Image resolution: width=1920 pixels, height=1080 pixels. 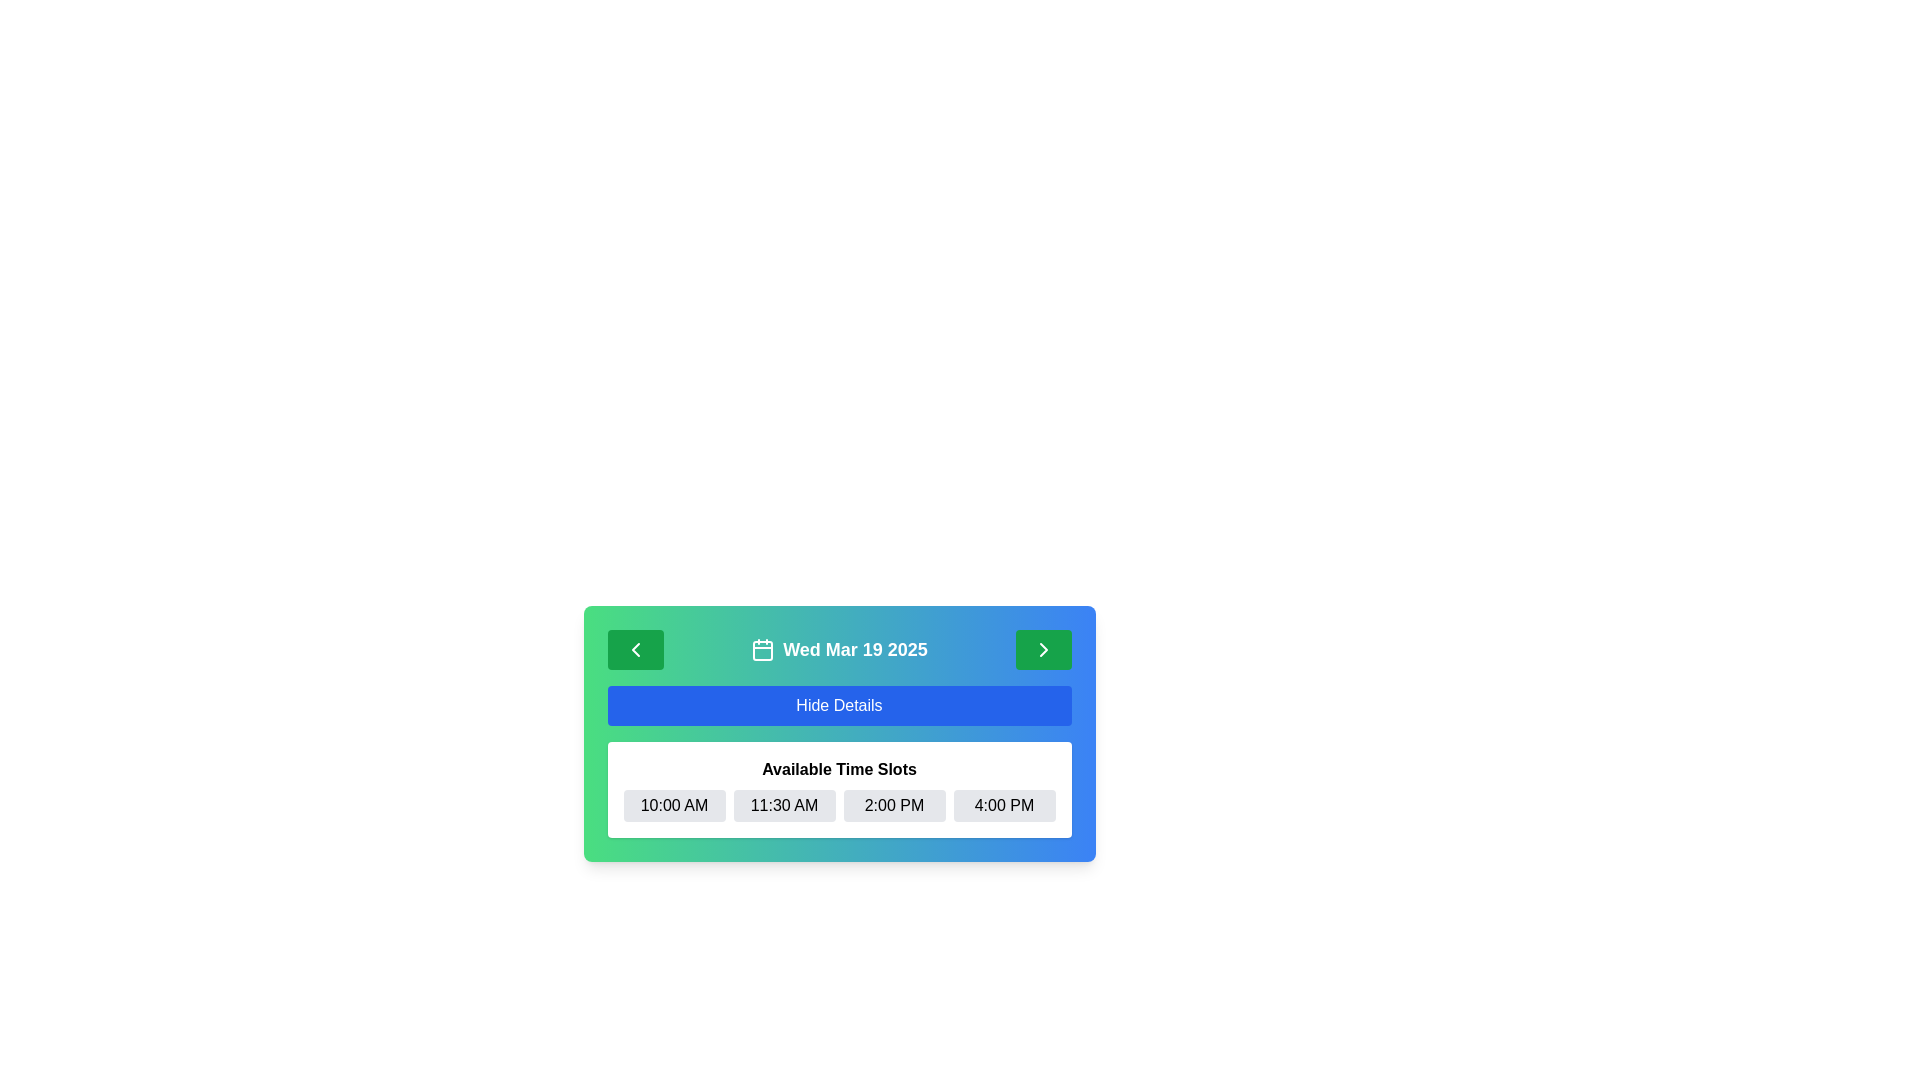 What do you see at coordinates (634, 650) in the screenshot?
I see `the left-facing chevron icon within the rounded green button located on the far left of the header section of the calendar component` at bounding box center [634, 650].